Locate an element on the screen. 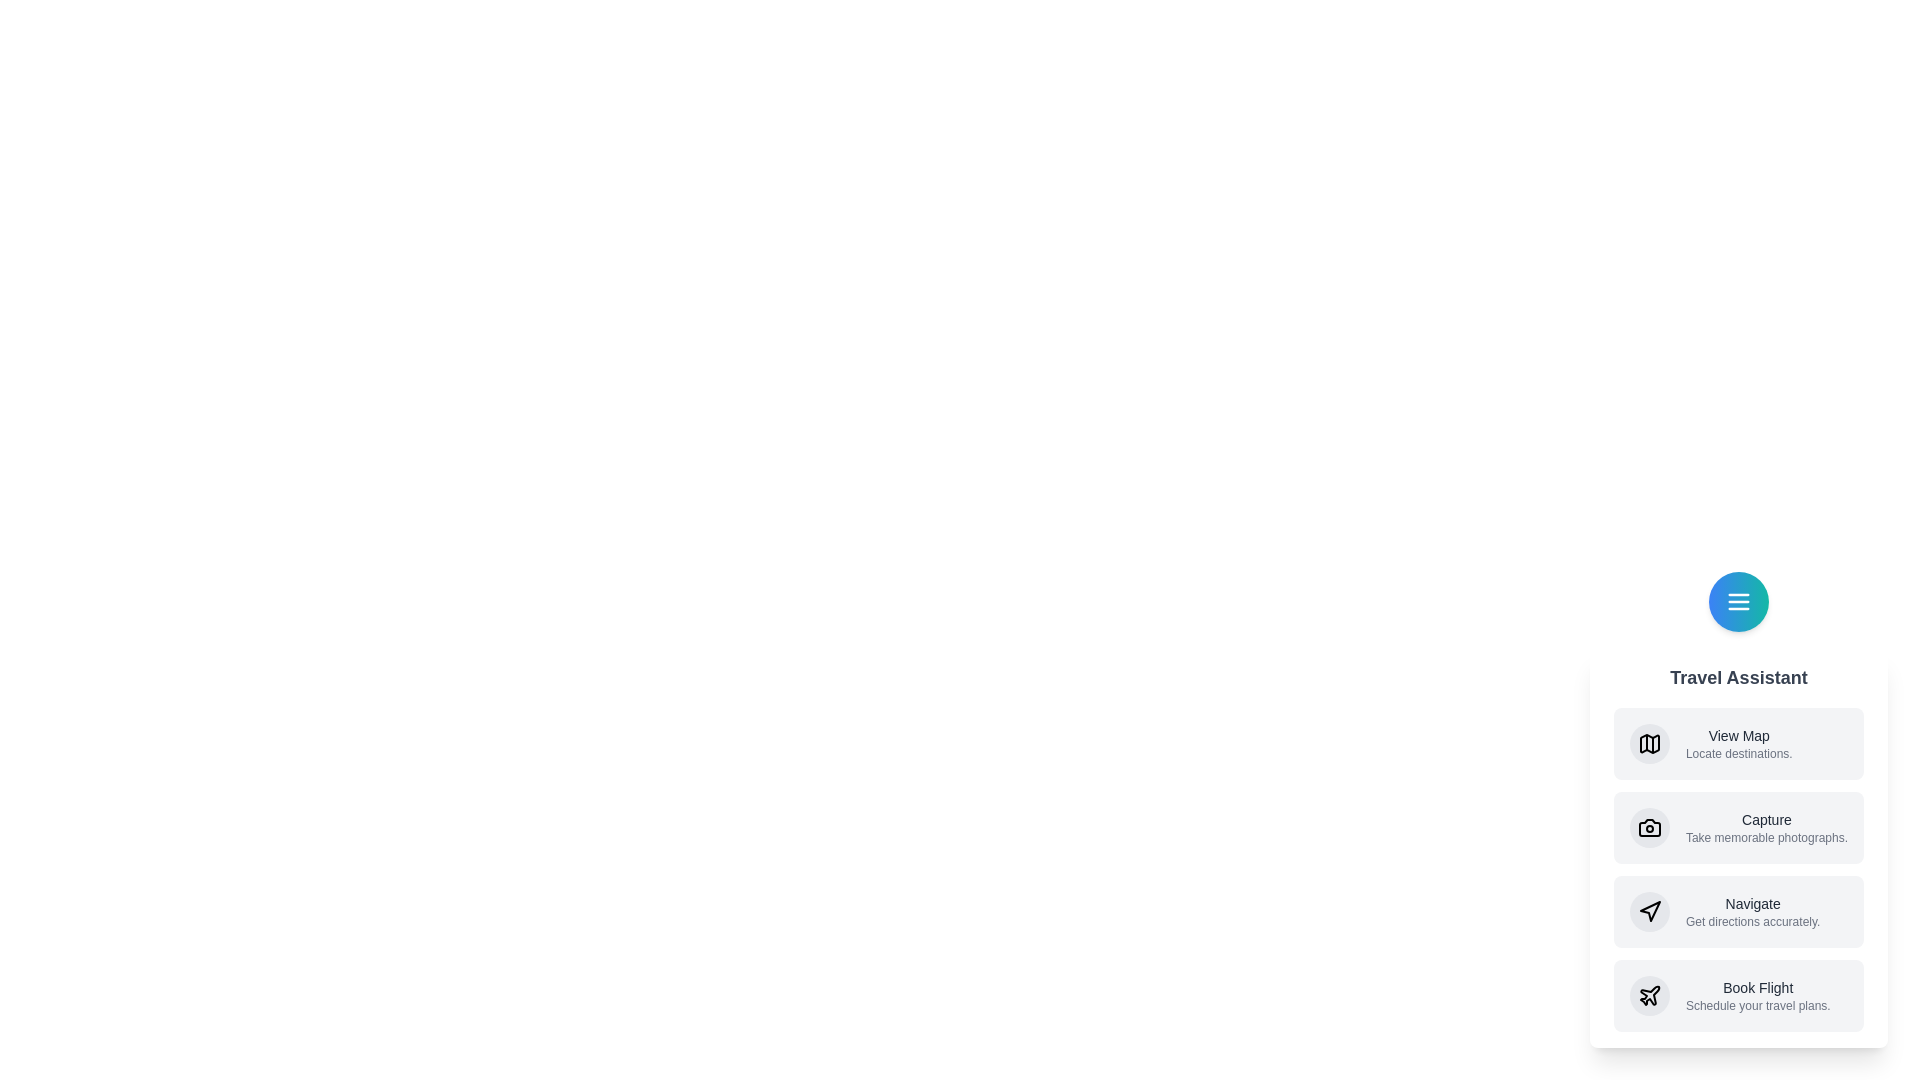 The image size is (1920, 1080). the 'Navigate' option in the Travel Assistant Speed Dial is located at coordinates (1751, 911).